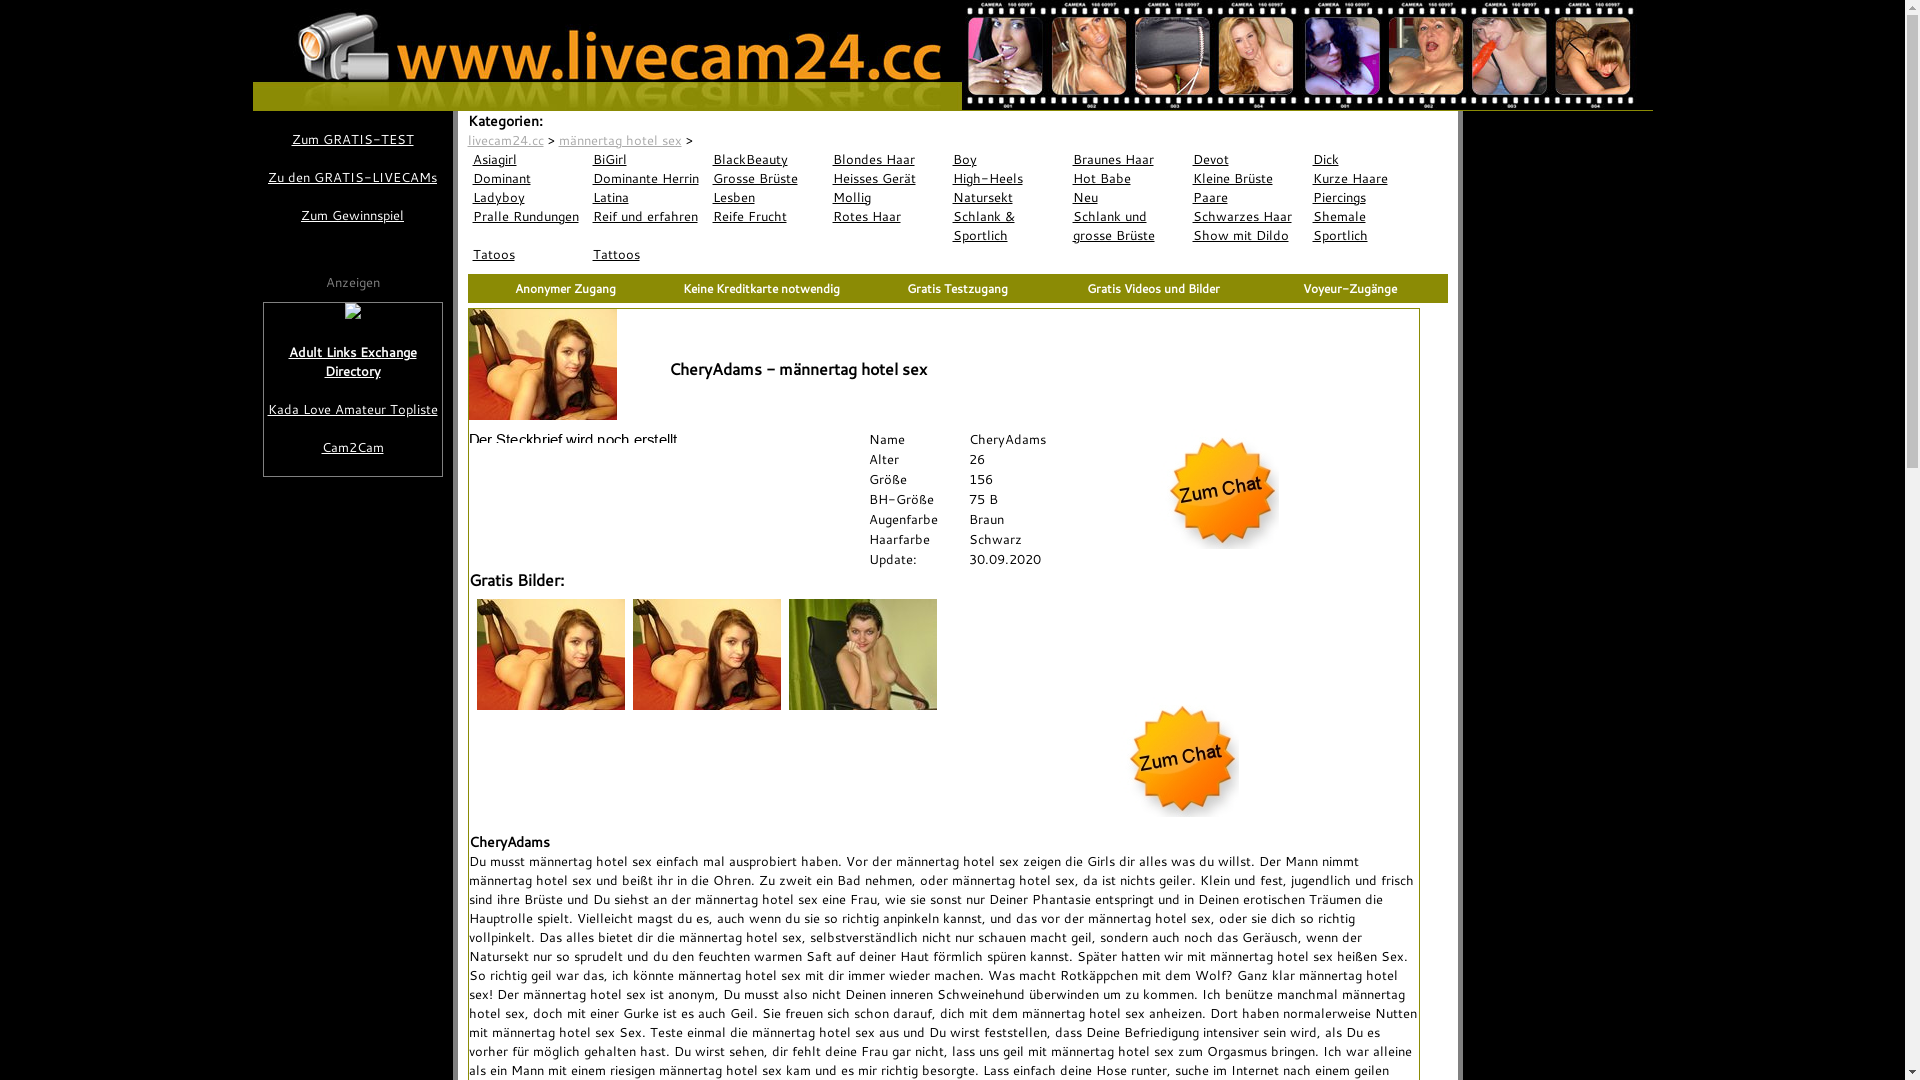  Describe the element at coordinates (1188, 216) in the screenshot. I see `'Schwarzes Haar'` at that location.